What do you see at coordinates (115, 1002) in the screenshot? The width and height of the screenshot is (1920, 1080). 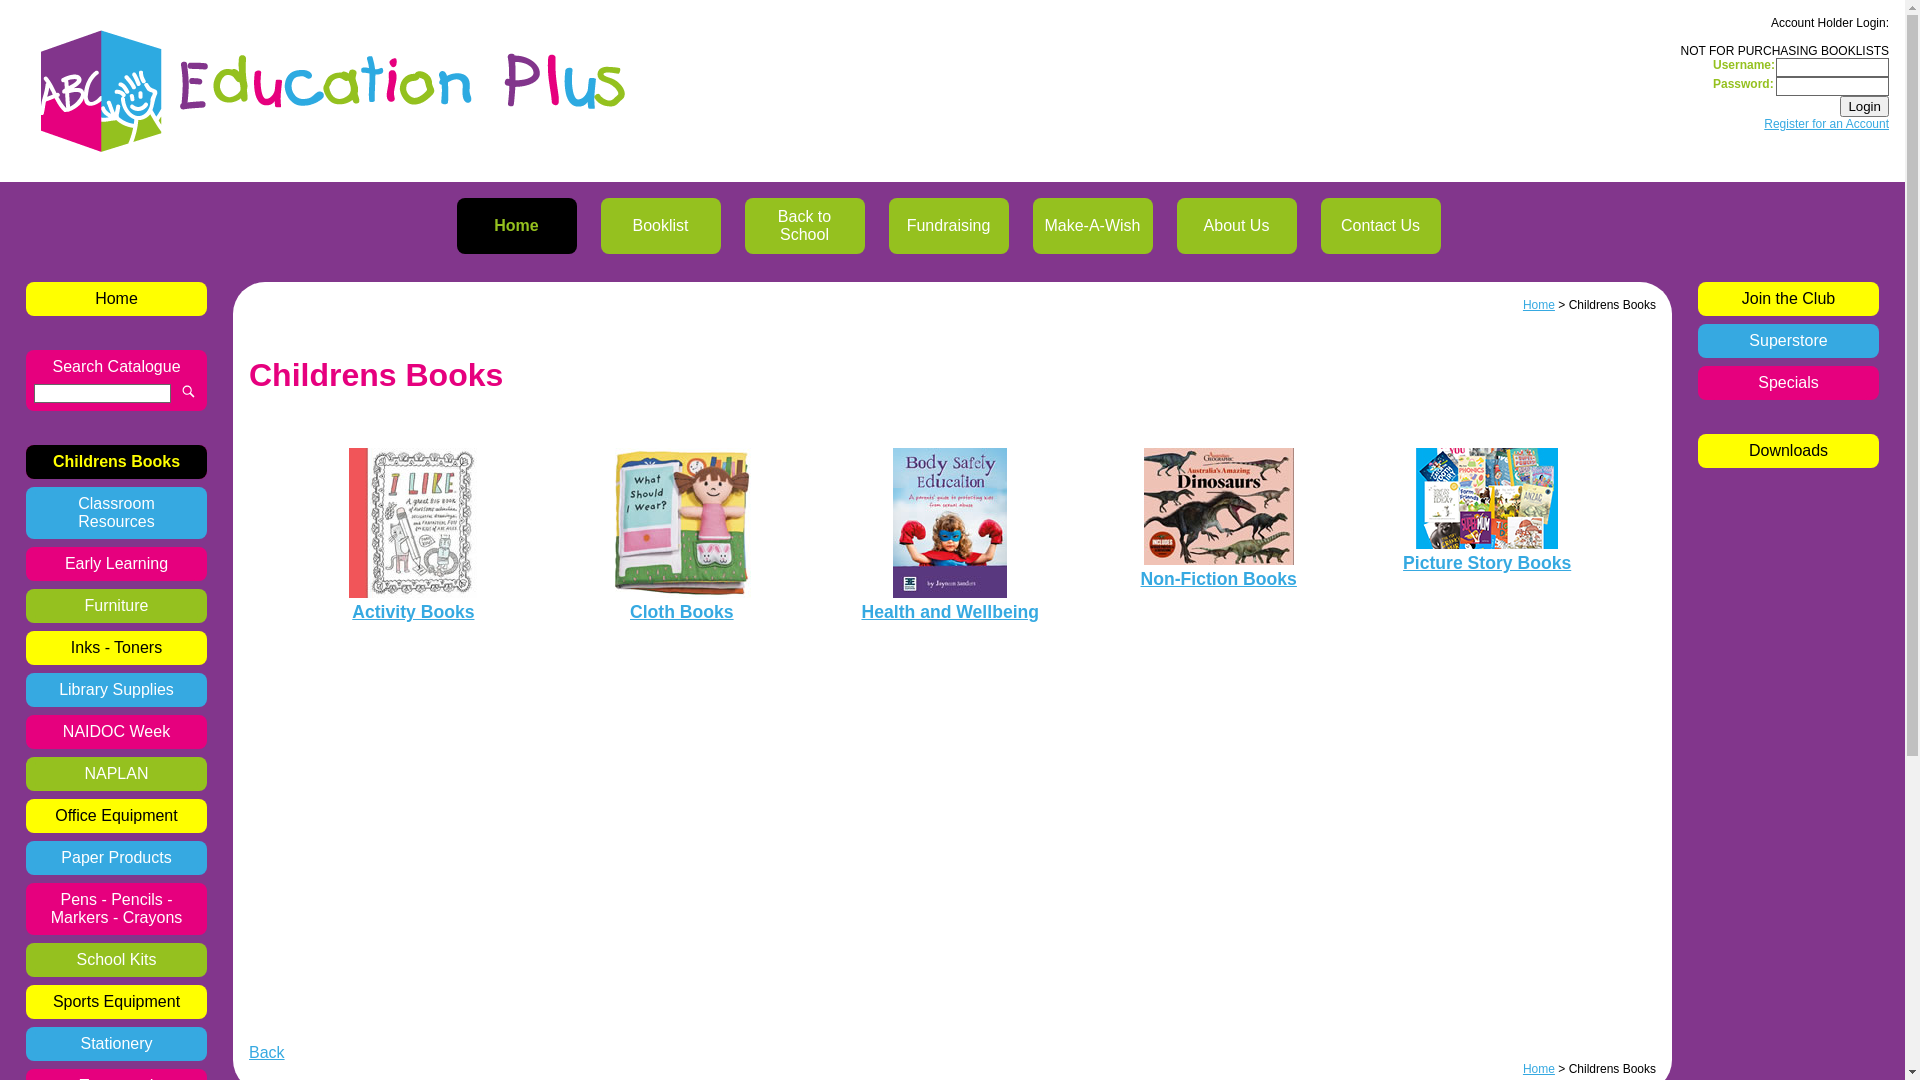 I see `'Sports Equipment'` at bounding box center [115, 1002].